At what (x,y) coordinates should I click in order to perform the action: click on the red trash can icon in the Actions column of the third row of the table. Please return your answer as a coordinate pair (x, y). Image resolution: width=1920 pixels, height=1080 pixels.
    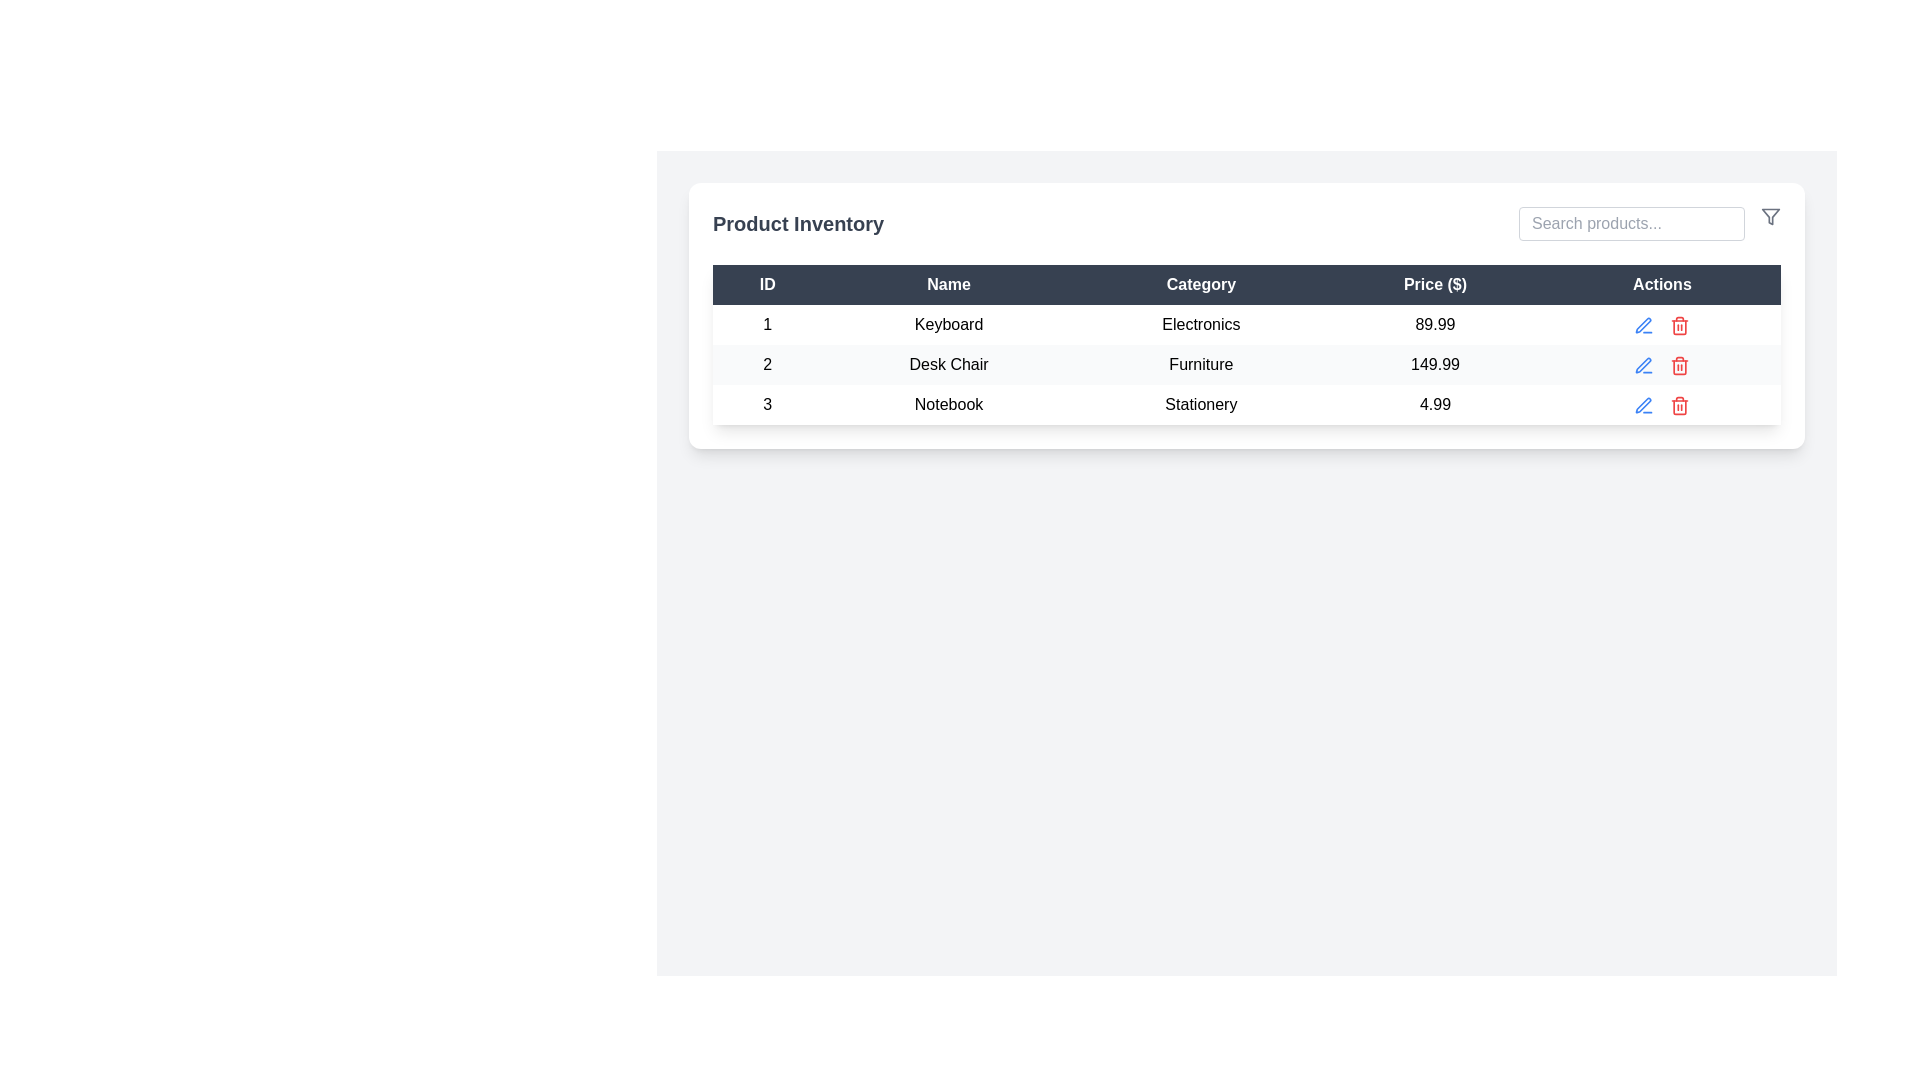
    Looking at the image, I should click on (1662, 405).